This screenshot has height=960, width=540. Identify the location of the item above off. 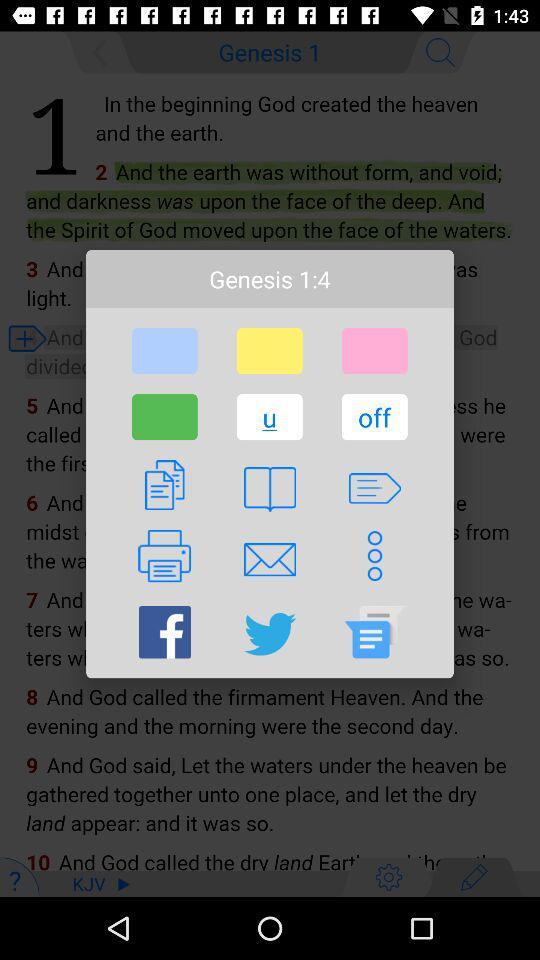
(374, 351).